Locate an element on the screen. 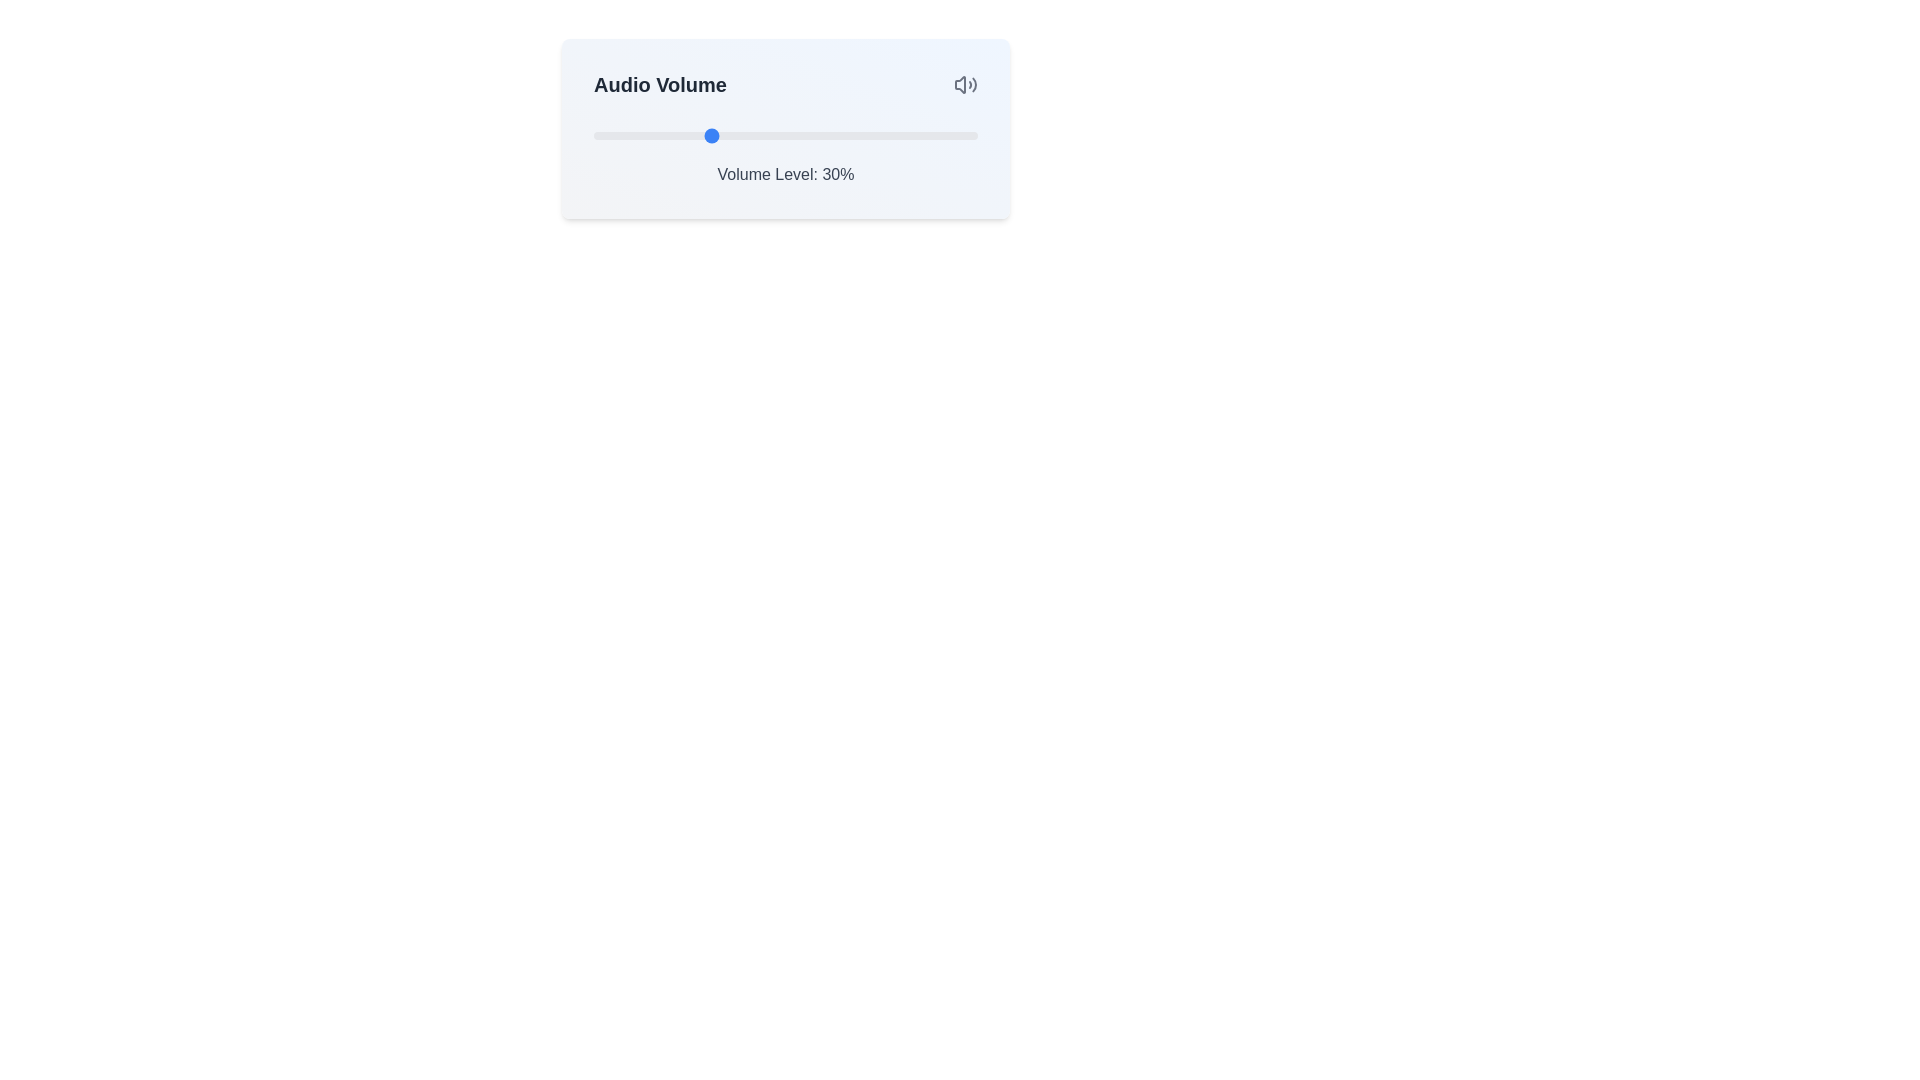 The image size is (1920, 1080). the volume level is located at coordinates (866, 135).